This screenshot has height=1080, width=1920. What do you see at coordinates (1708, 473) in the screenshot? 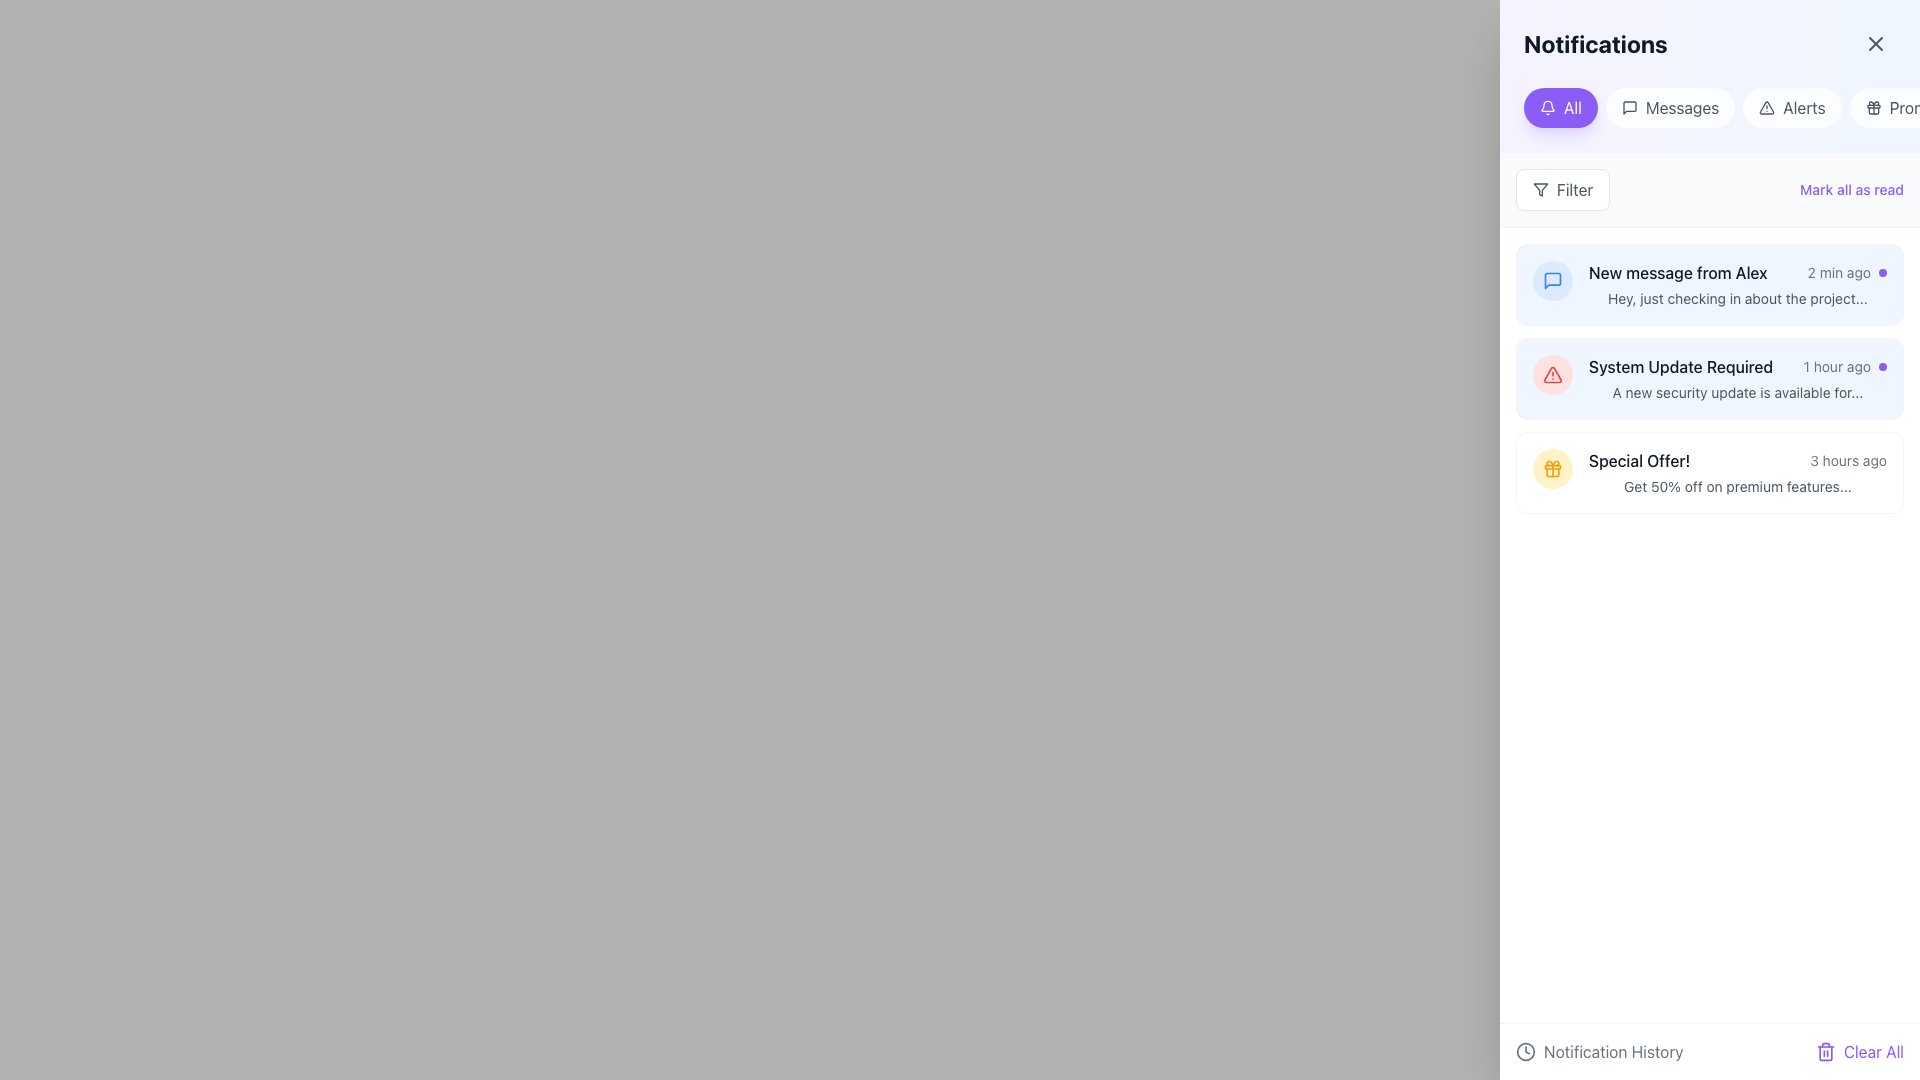
I see `the third notification item in the notifications panel that provides a summary of a special offer` at bounding box center [1708, 473].